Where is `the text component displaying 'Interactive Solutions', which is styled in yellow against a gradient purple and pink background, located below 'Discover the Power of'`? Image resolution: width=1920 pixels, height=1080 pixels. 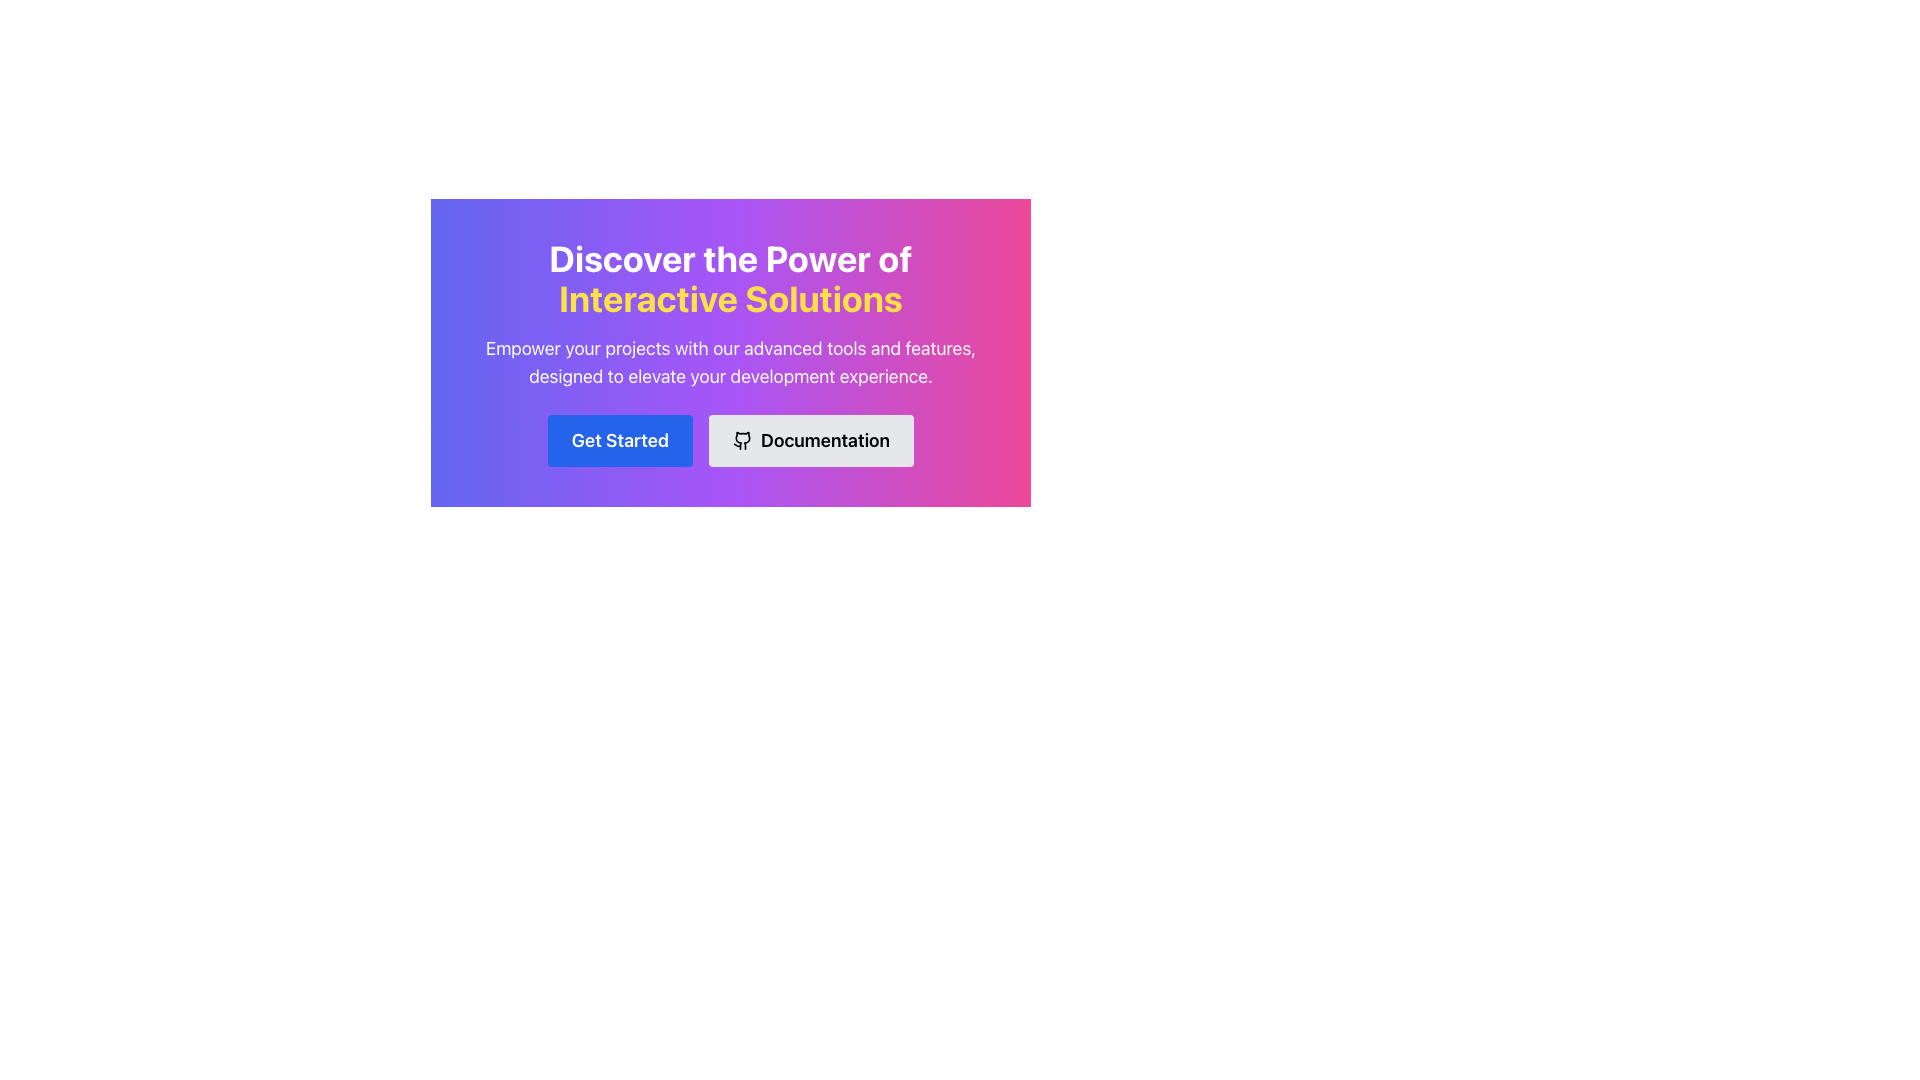
the text component displaying 'Interactive Solutions', which is styled in yellow against a gradient purple and pink background, located below 'Discover the Power of' is located at coordinates (729, 298).